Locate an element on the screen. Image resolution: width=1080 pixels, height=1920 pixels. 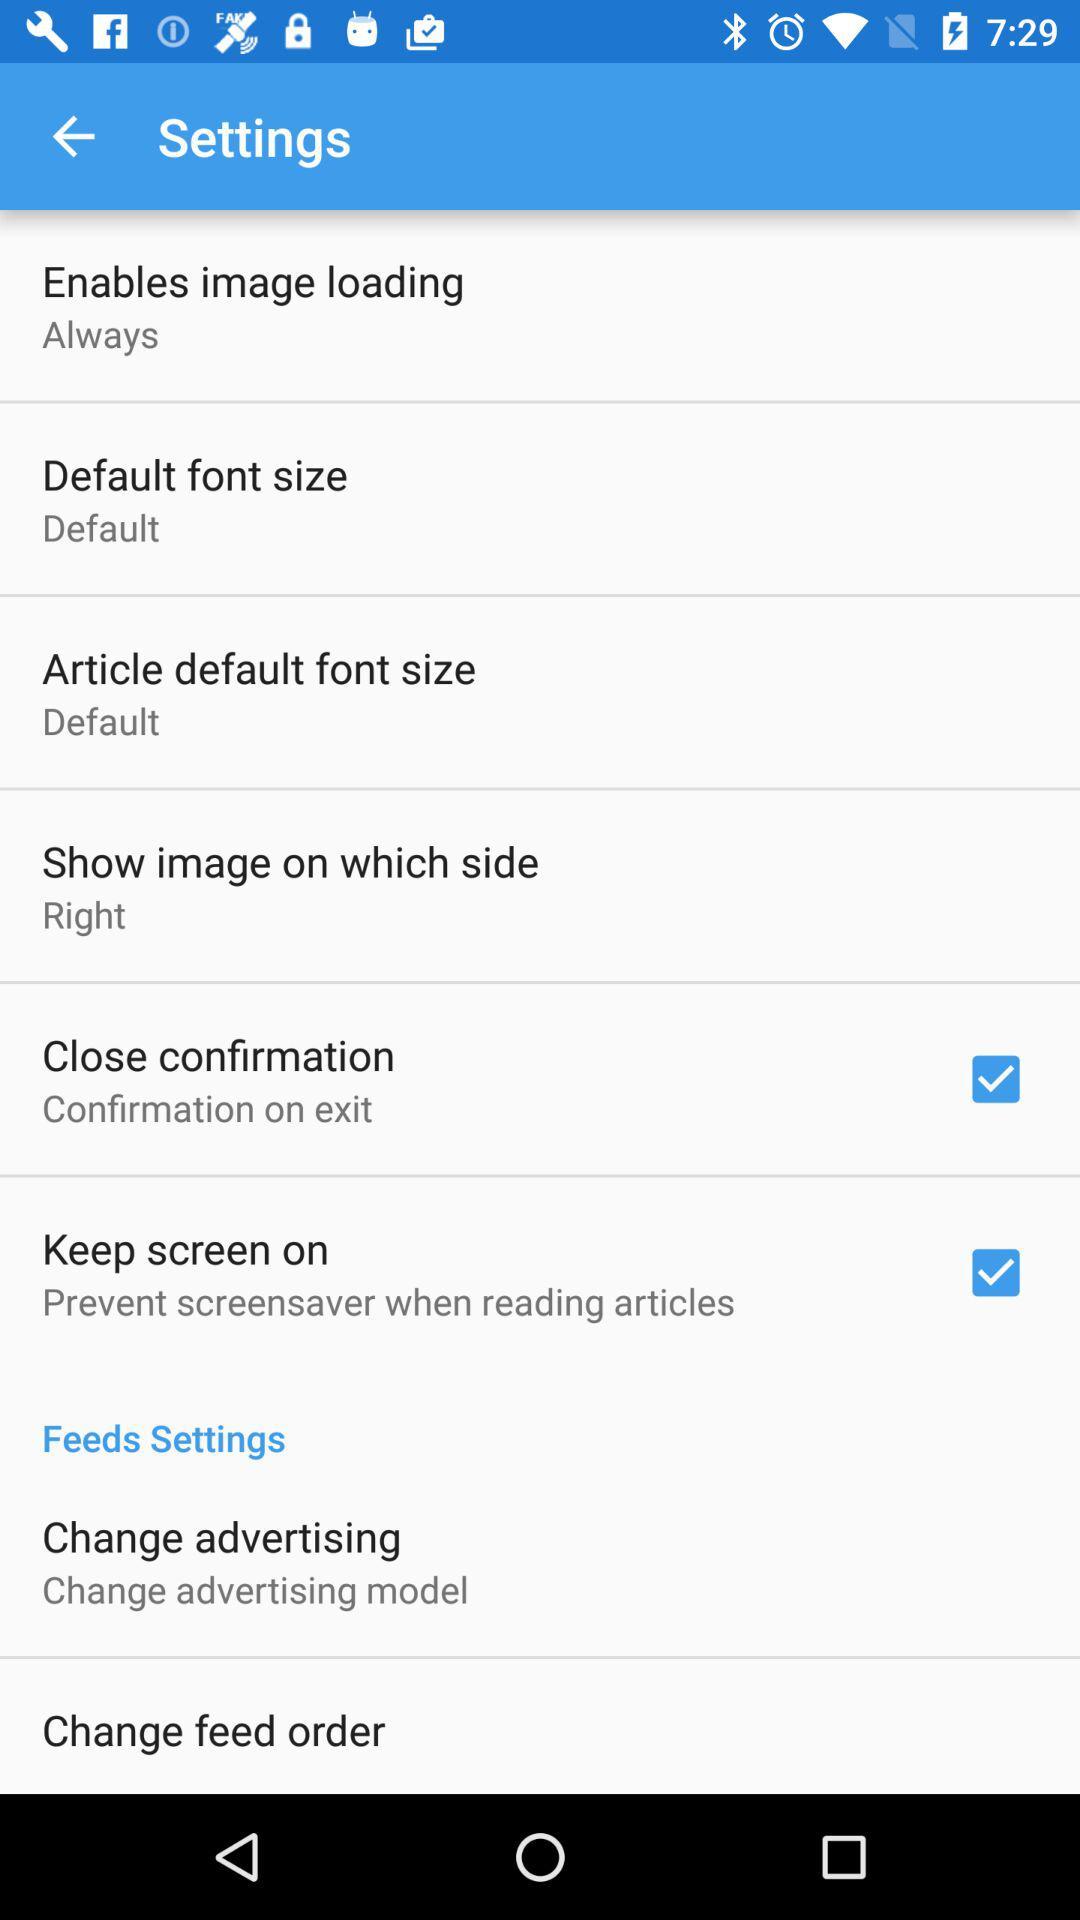
item above right icon is located at coordinates (290, 860).